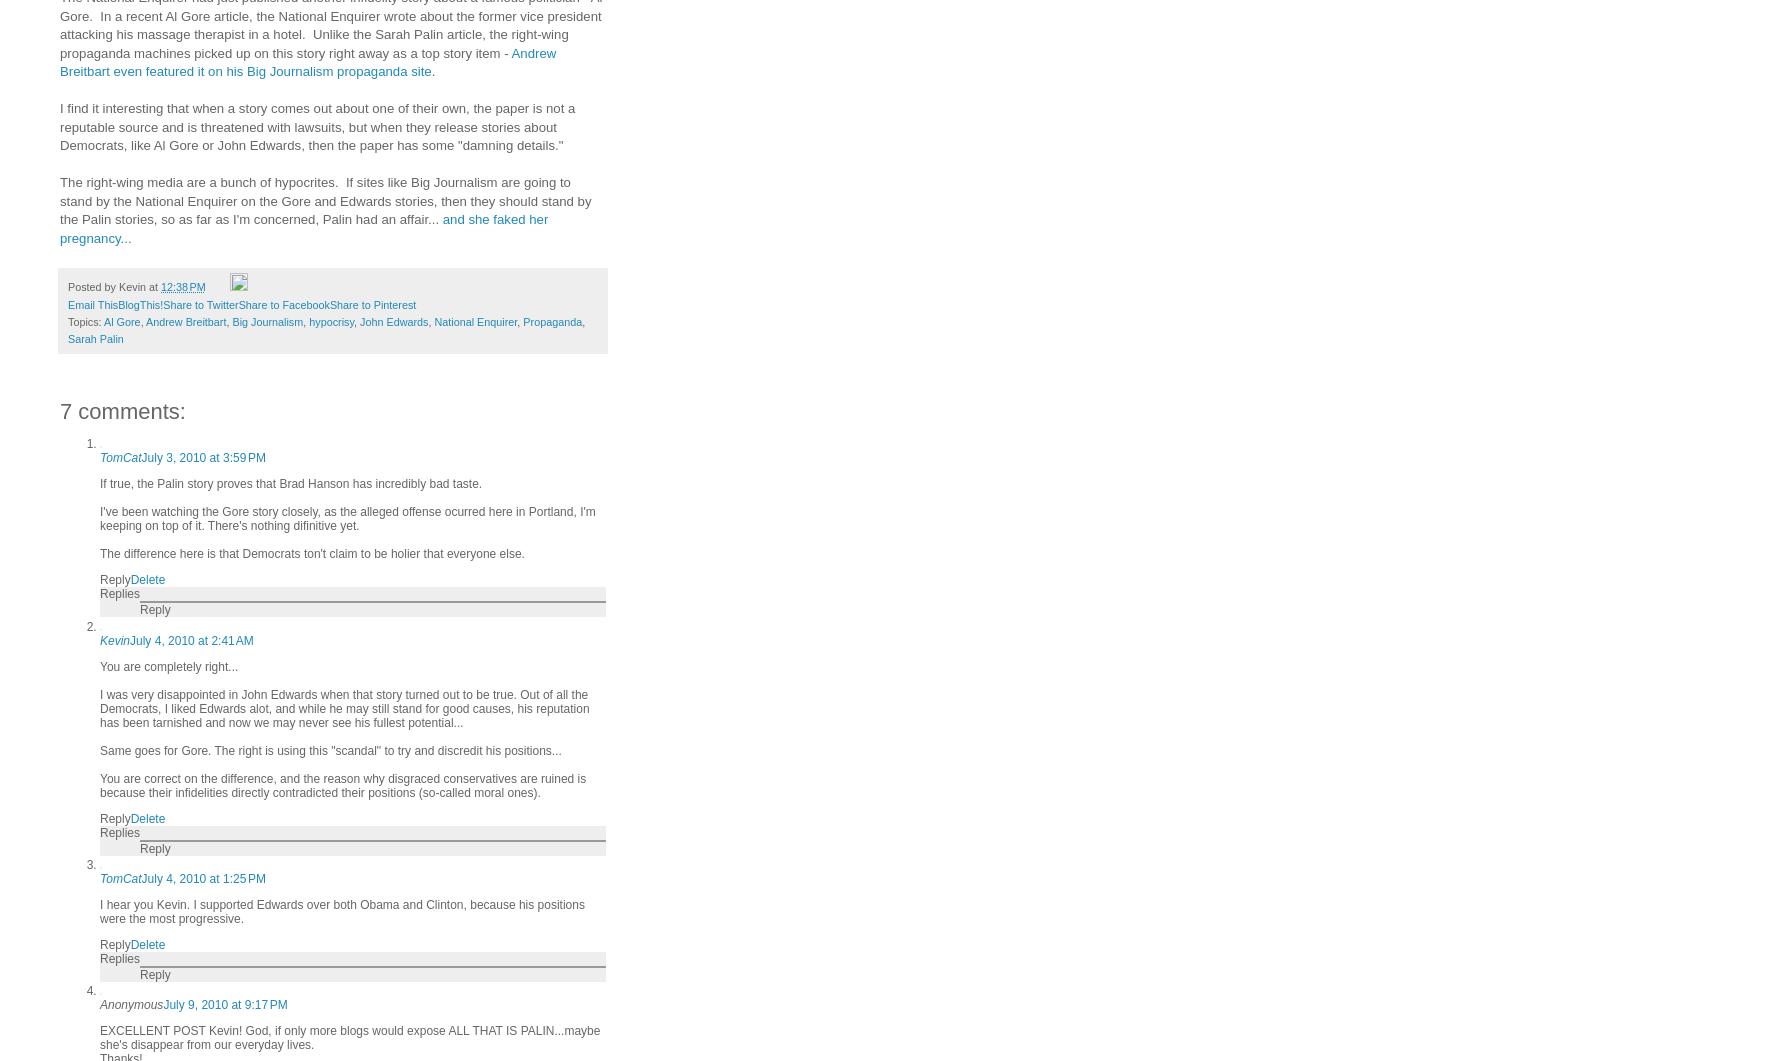 The height and width of the screenshot is (1061, 1786). I want to click on 'Anonymous', so click(100, 1003).